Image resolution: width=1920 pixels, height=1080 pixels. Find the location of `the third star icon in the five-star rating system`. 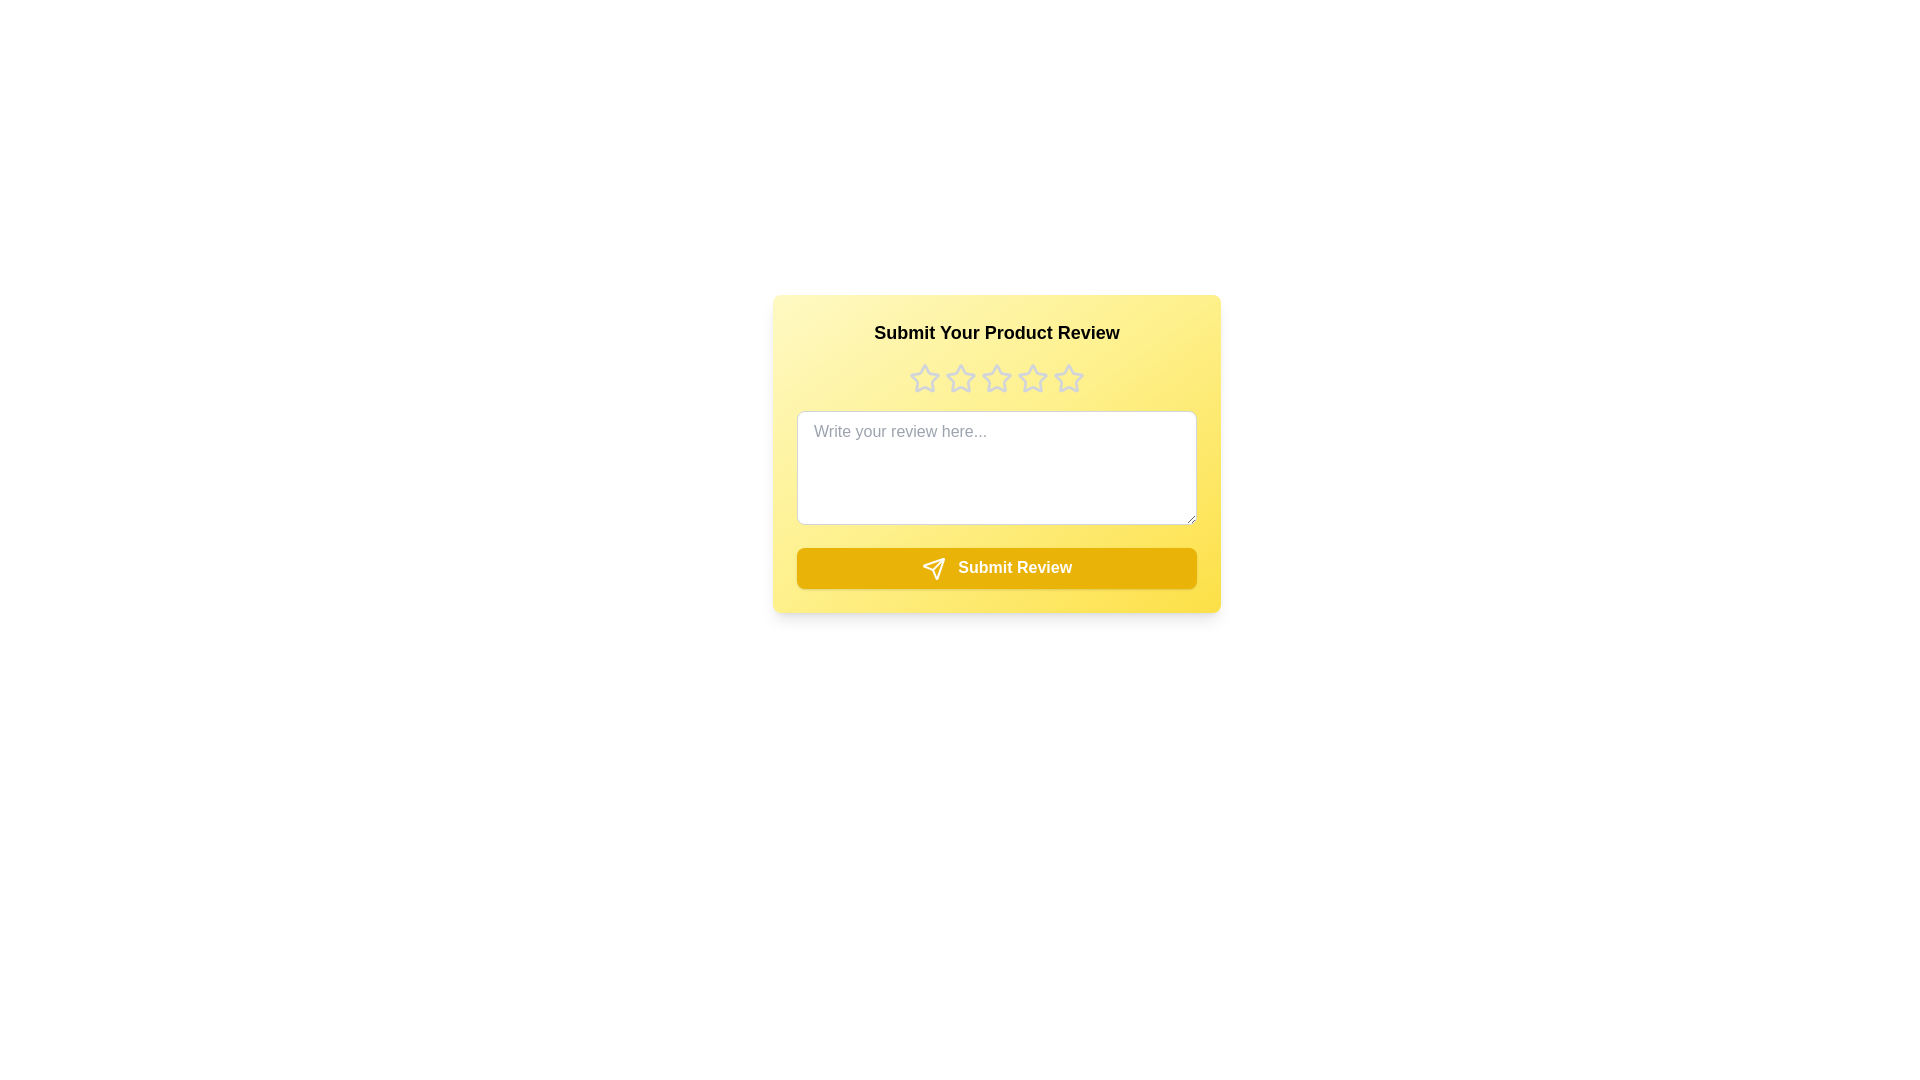

the third star icon in the five-star rating system is located at coordinates (997, 378).